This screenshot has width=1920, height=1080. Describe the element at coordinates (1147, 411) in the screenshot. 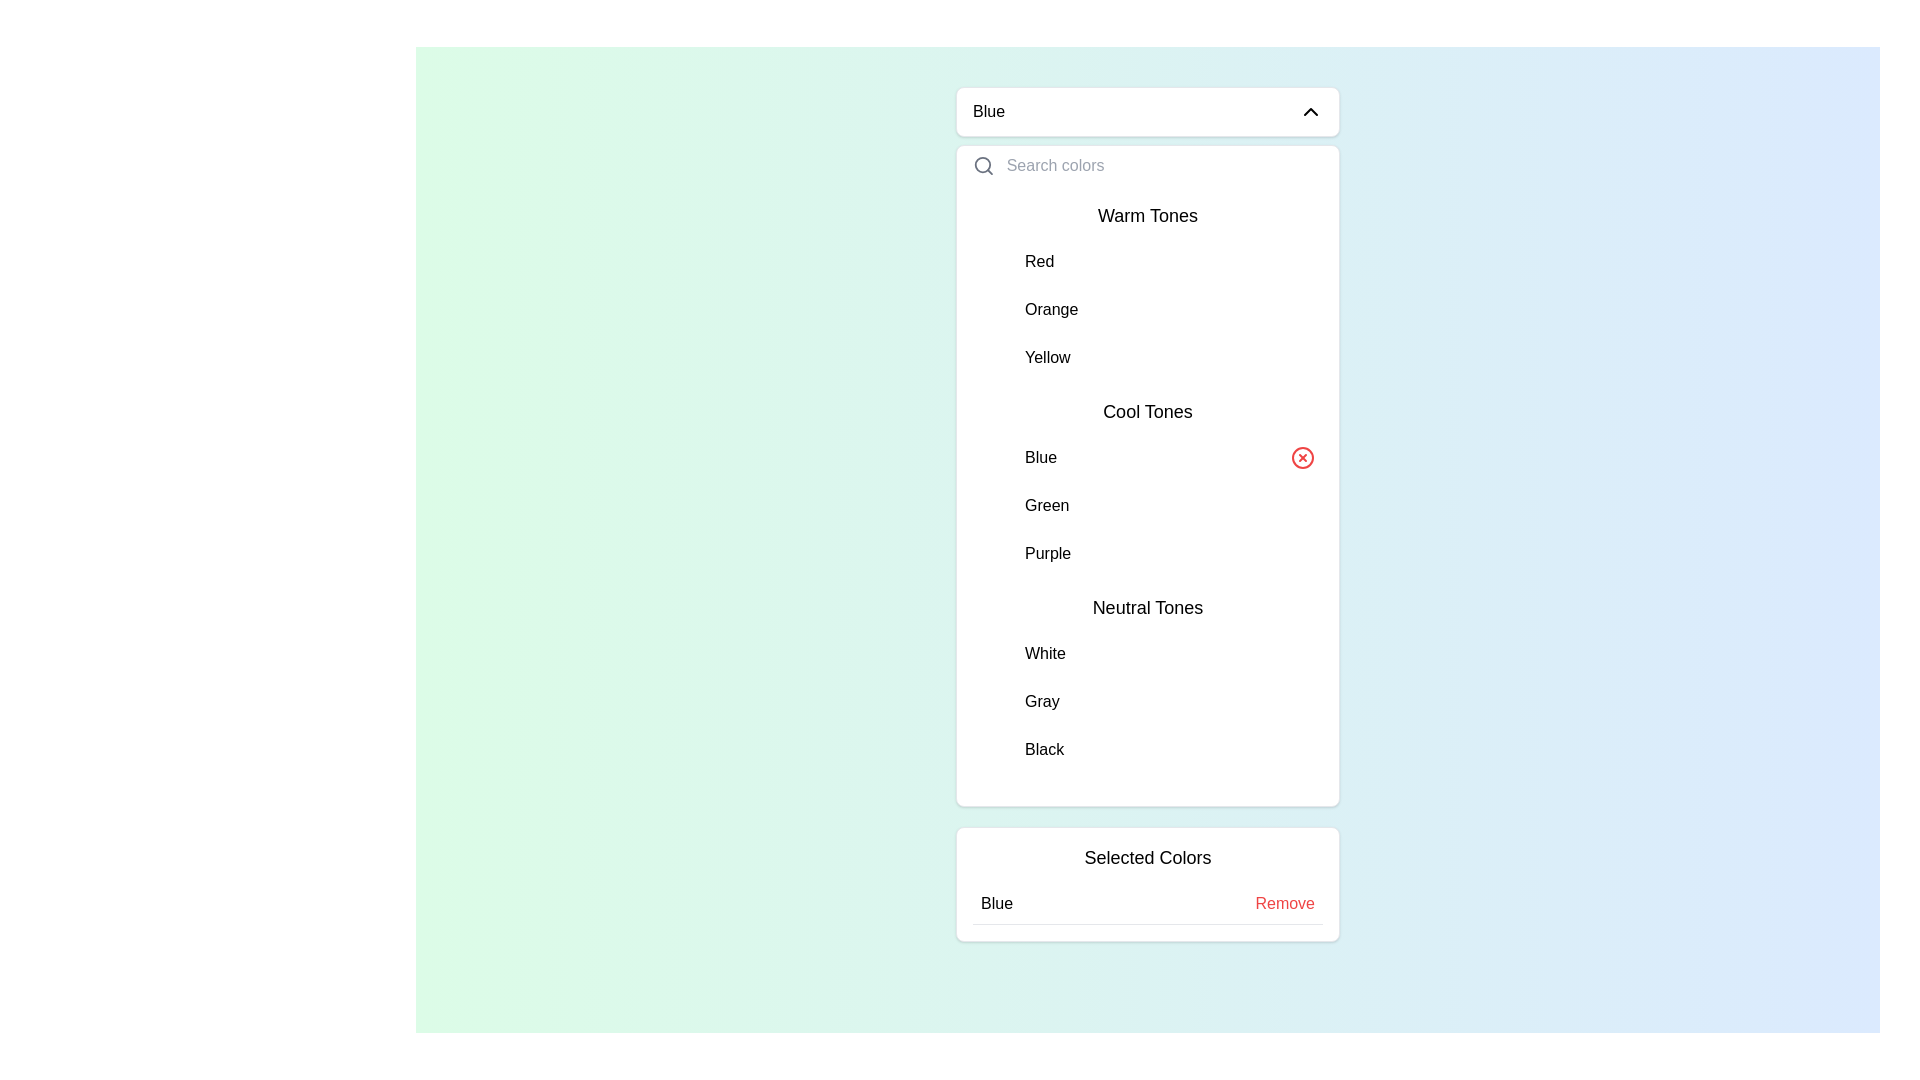

I see `the 'Cool Tones' text label located in the dropdown menu below the 'Warm Tones' category, which serves as a title for the colors 'Blue', 'Green', and 'Purple'` at that location.